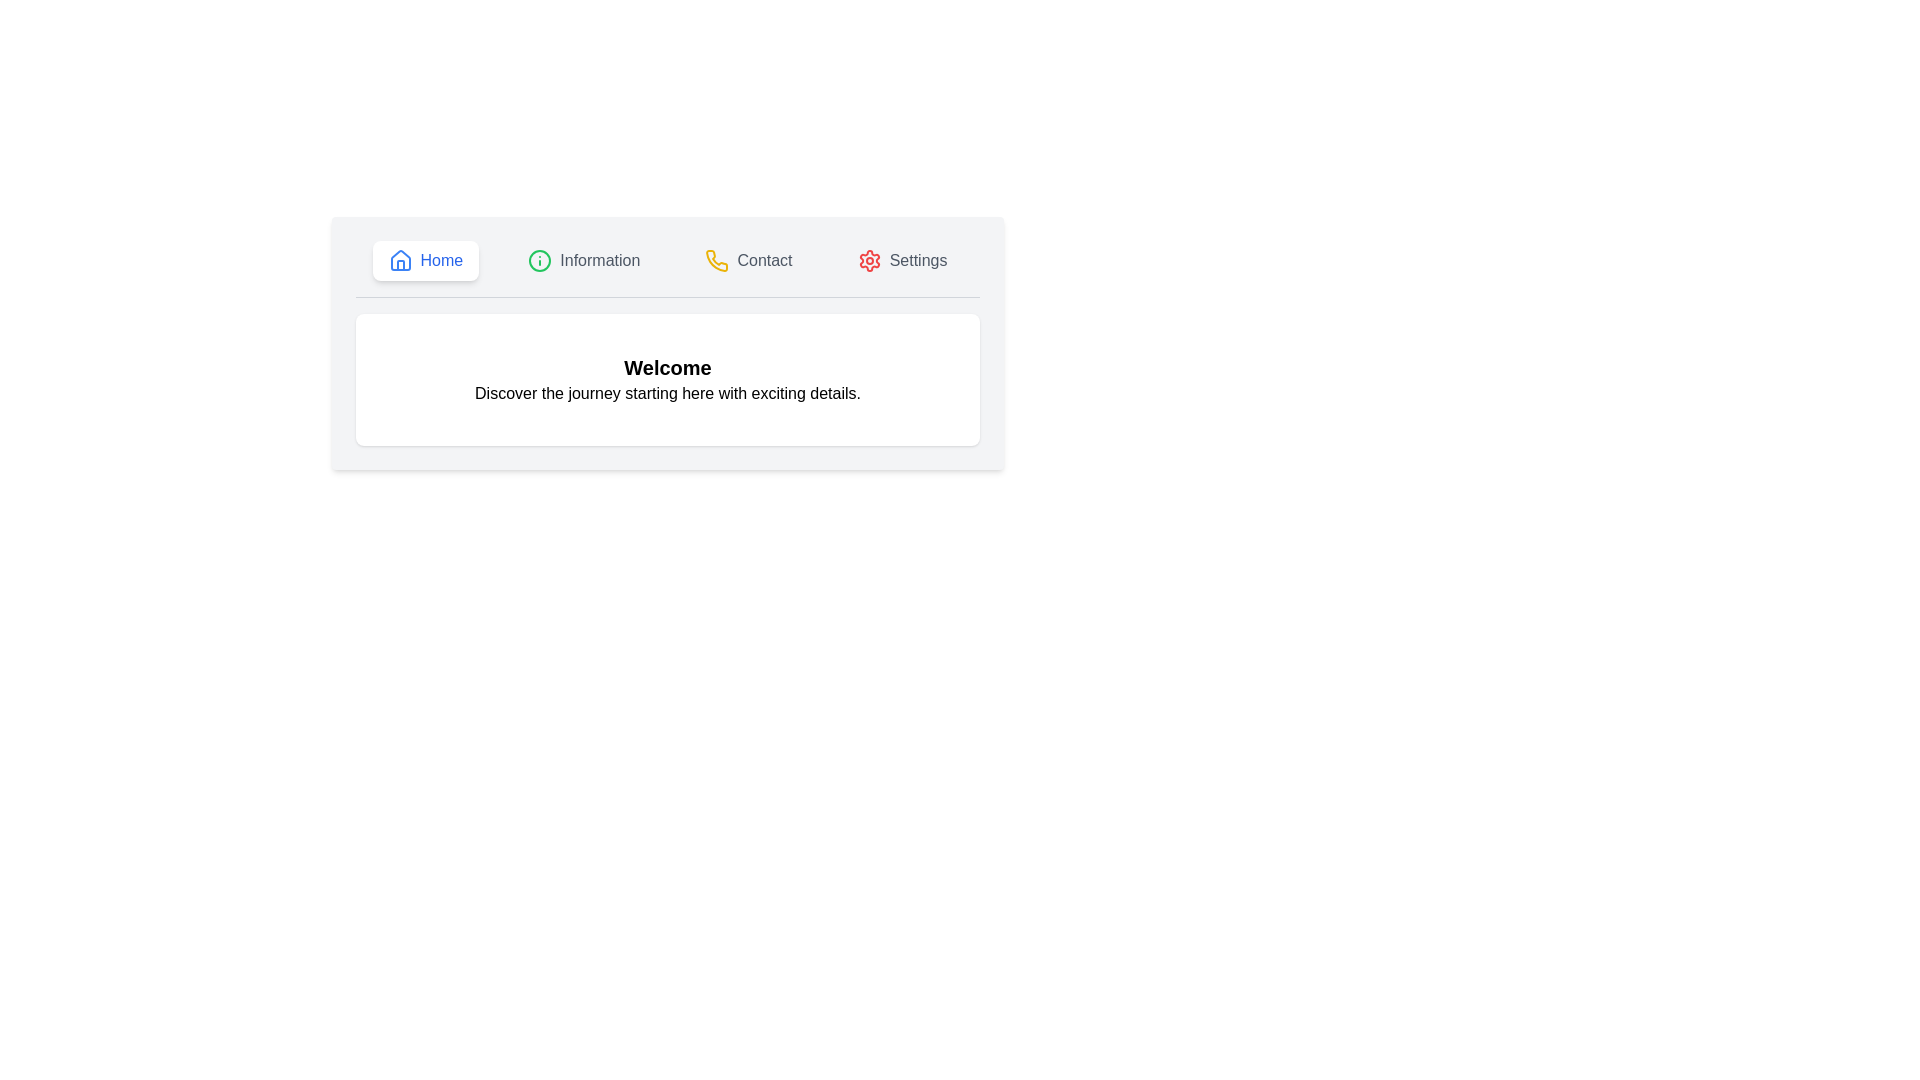 The height and width of the screenshot is (1080, 1920). What do you see at coordinates (869, 260) in the screenshot?
I see `settings button represented by the graphical component within the 'svg' image, located as the fourth item from the left in the top navigation bar` at bounding box center [869, 260].